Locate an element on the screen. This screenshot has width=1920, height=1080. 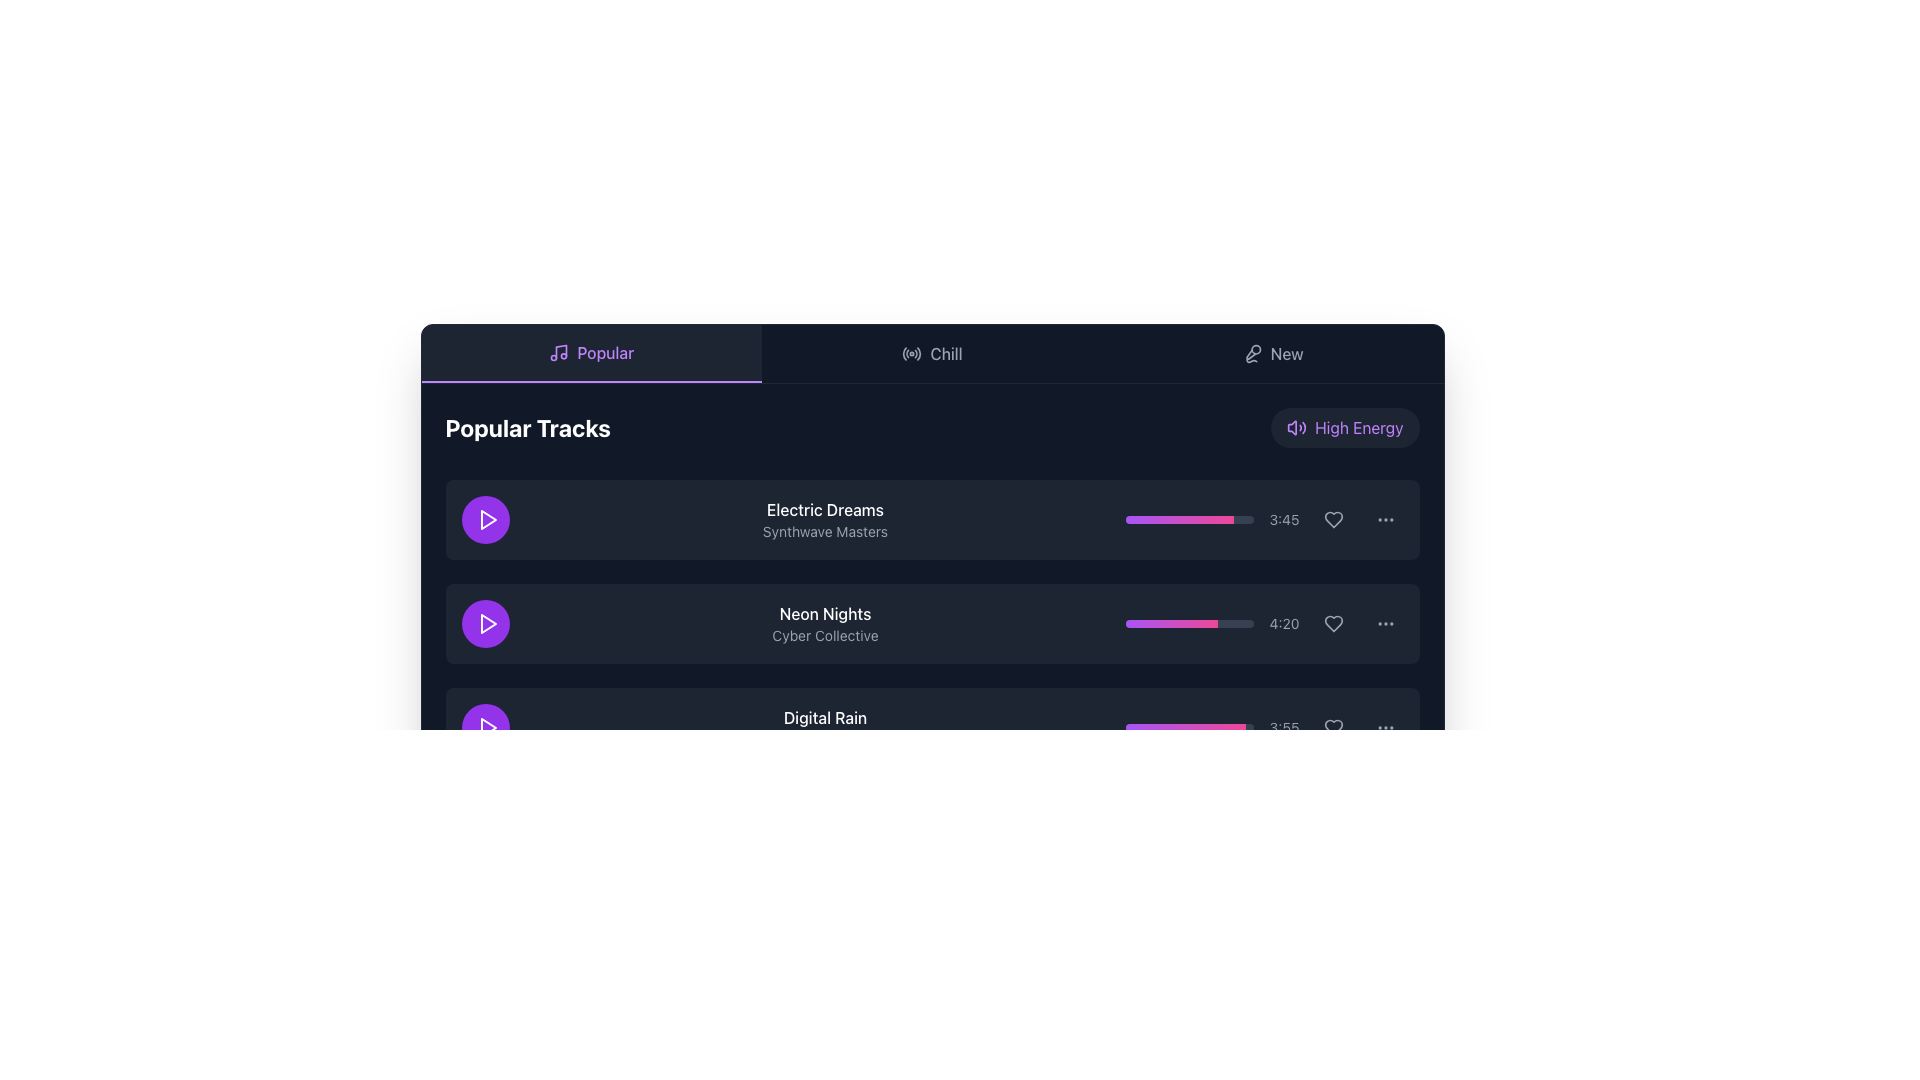
the inner triangular shape of the play icon for the track 'Digital Rain' to initiate playback is located at coordinates (488, 728).